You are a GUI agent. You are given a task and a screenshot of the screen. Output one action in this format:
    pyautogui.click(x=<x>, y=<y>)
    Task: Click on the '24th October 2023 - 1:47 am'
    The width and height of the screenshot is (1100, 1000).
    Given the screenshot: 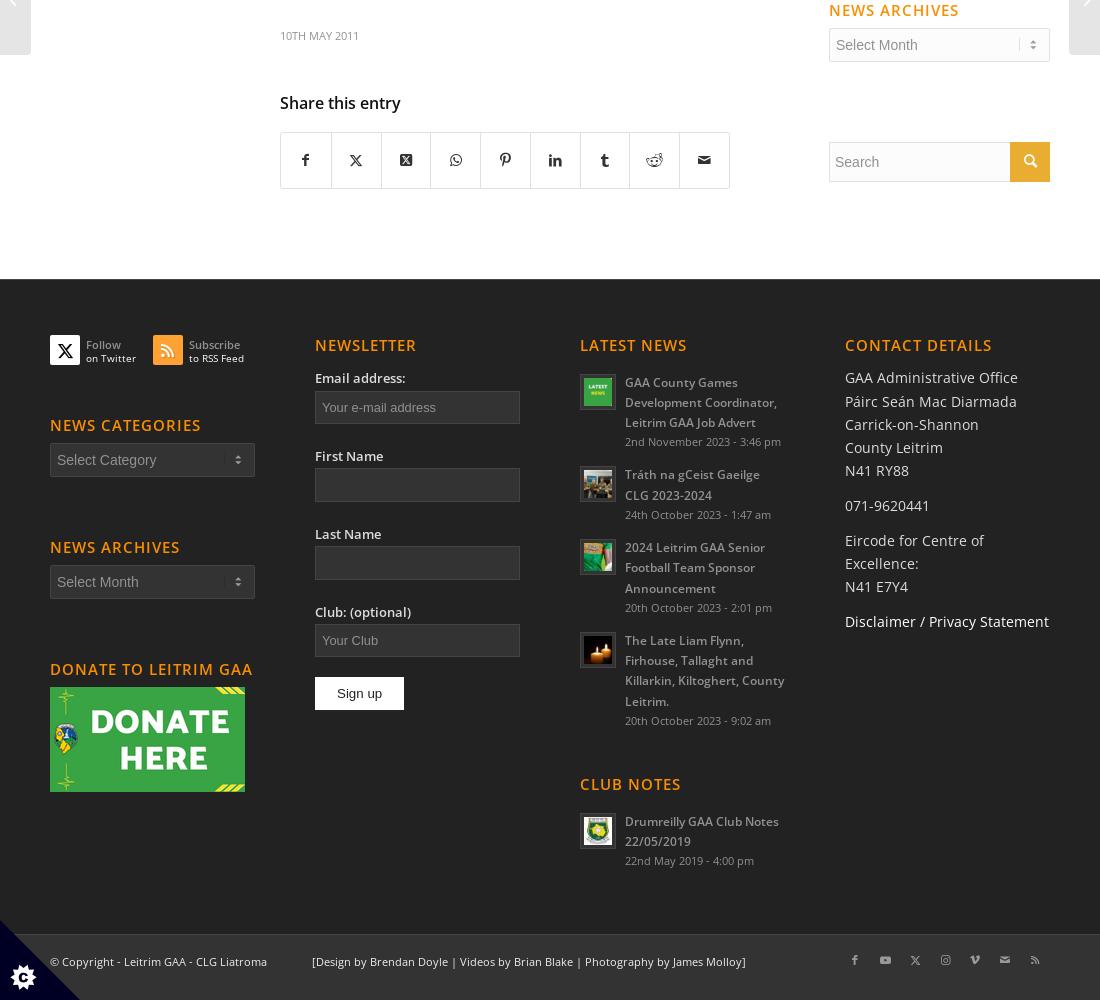 What is the action you would take?
    pyautogui.click(x=696, y=513)
    